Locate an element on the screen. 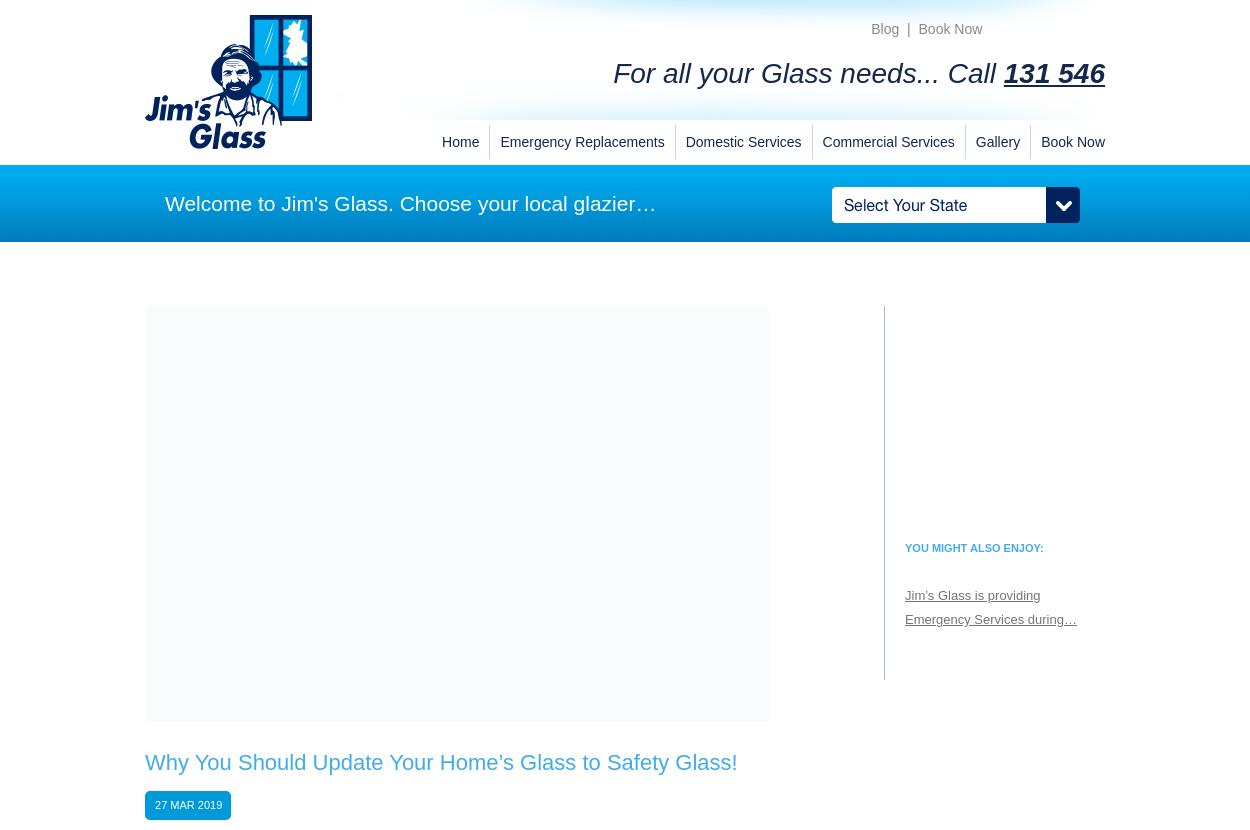 The image size is (1250, 830). '27 Mar 2019' is located at coordinates (188, 803).